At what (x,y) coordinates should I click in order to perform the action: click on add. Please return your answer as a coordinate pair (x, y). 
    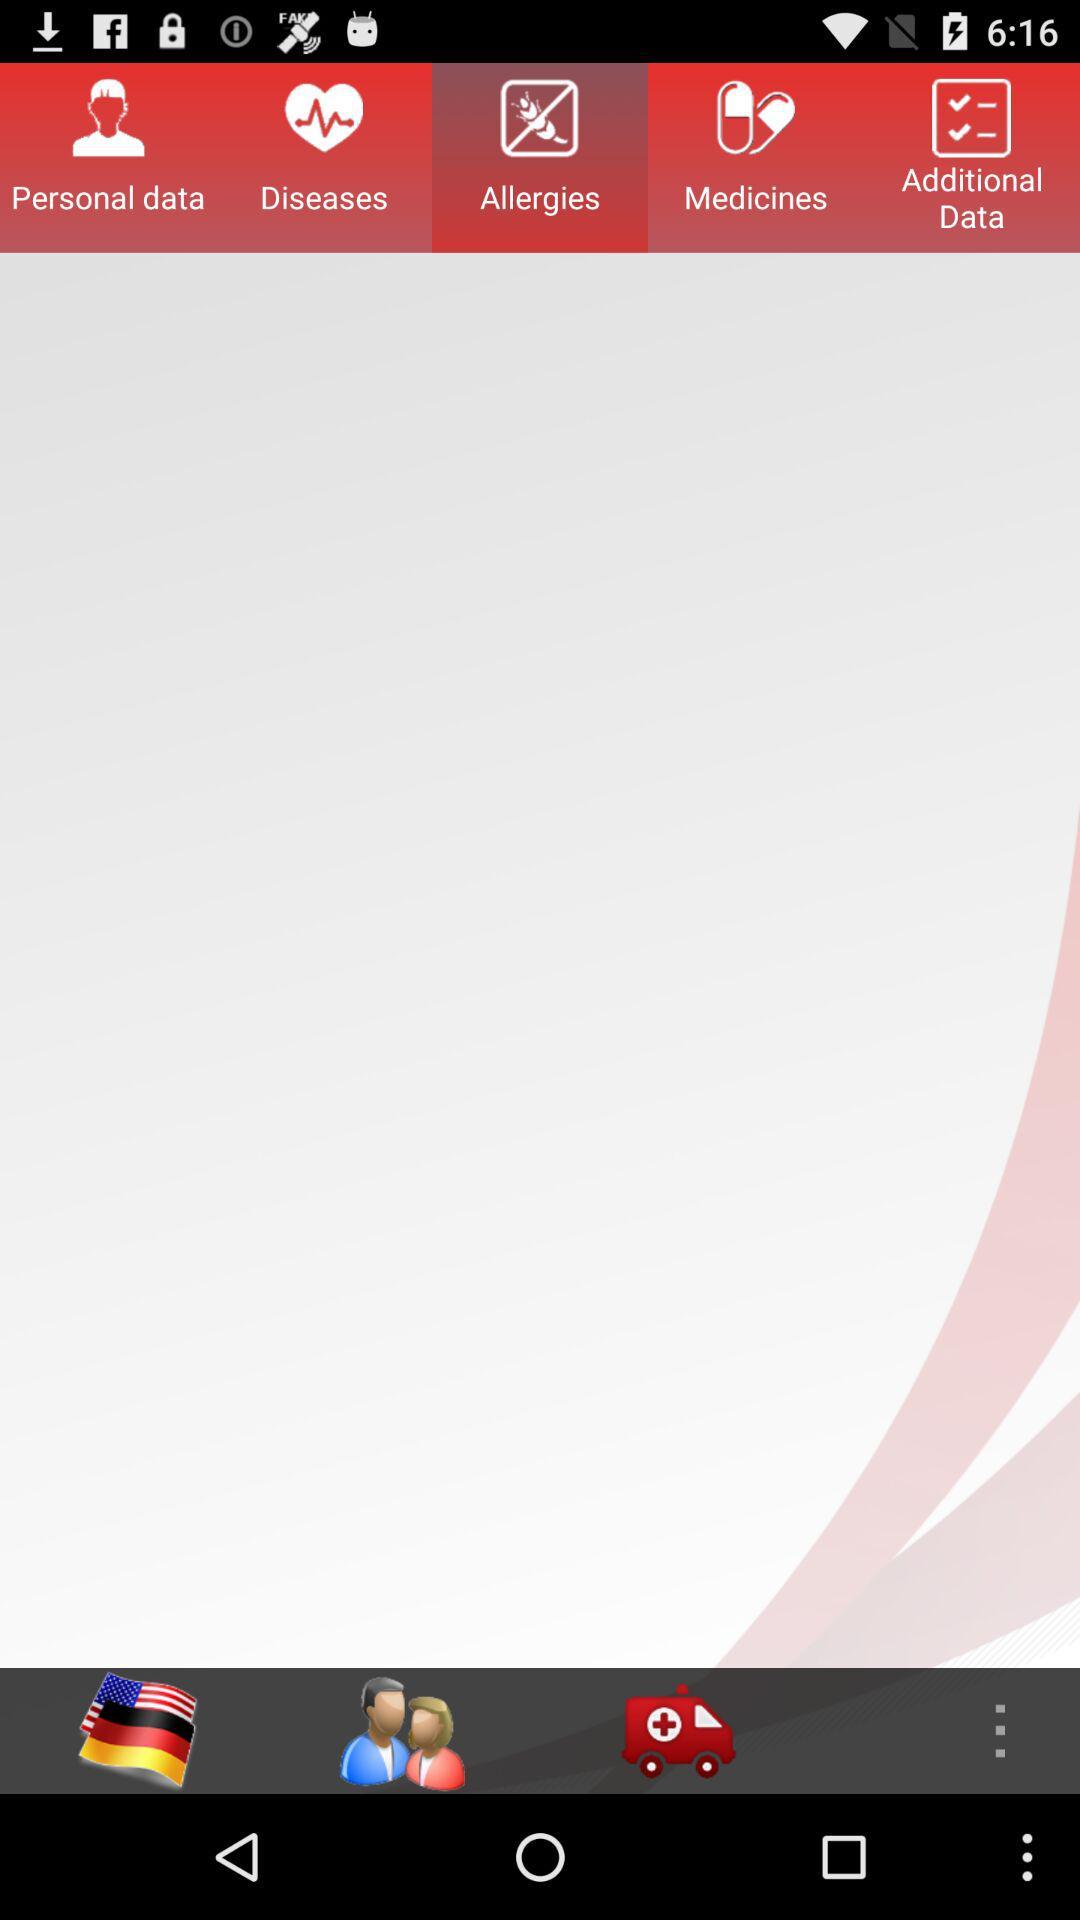
    Looking at the image, I should click on (677, 1730).